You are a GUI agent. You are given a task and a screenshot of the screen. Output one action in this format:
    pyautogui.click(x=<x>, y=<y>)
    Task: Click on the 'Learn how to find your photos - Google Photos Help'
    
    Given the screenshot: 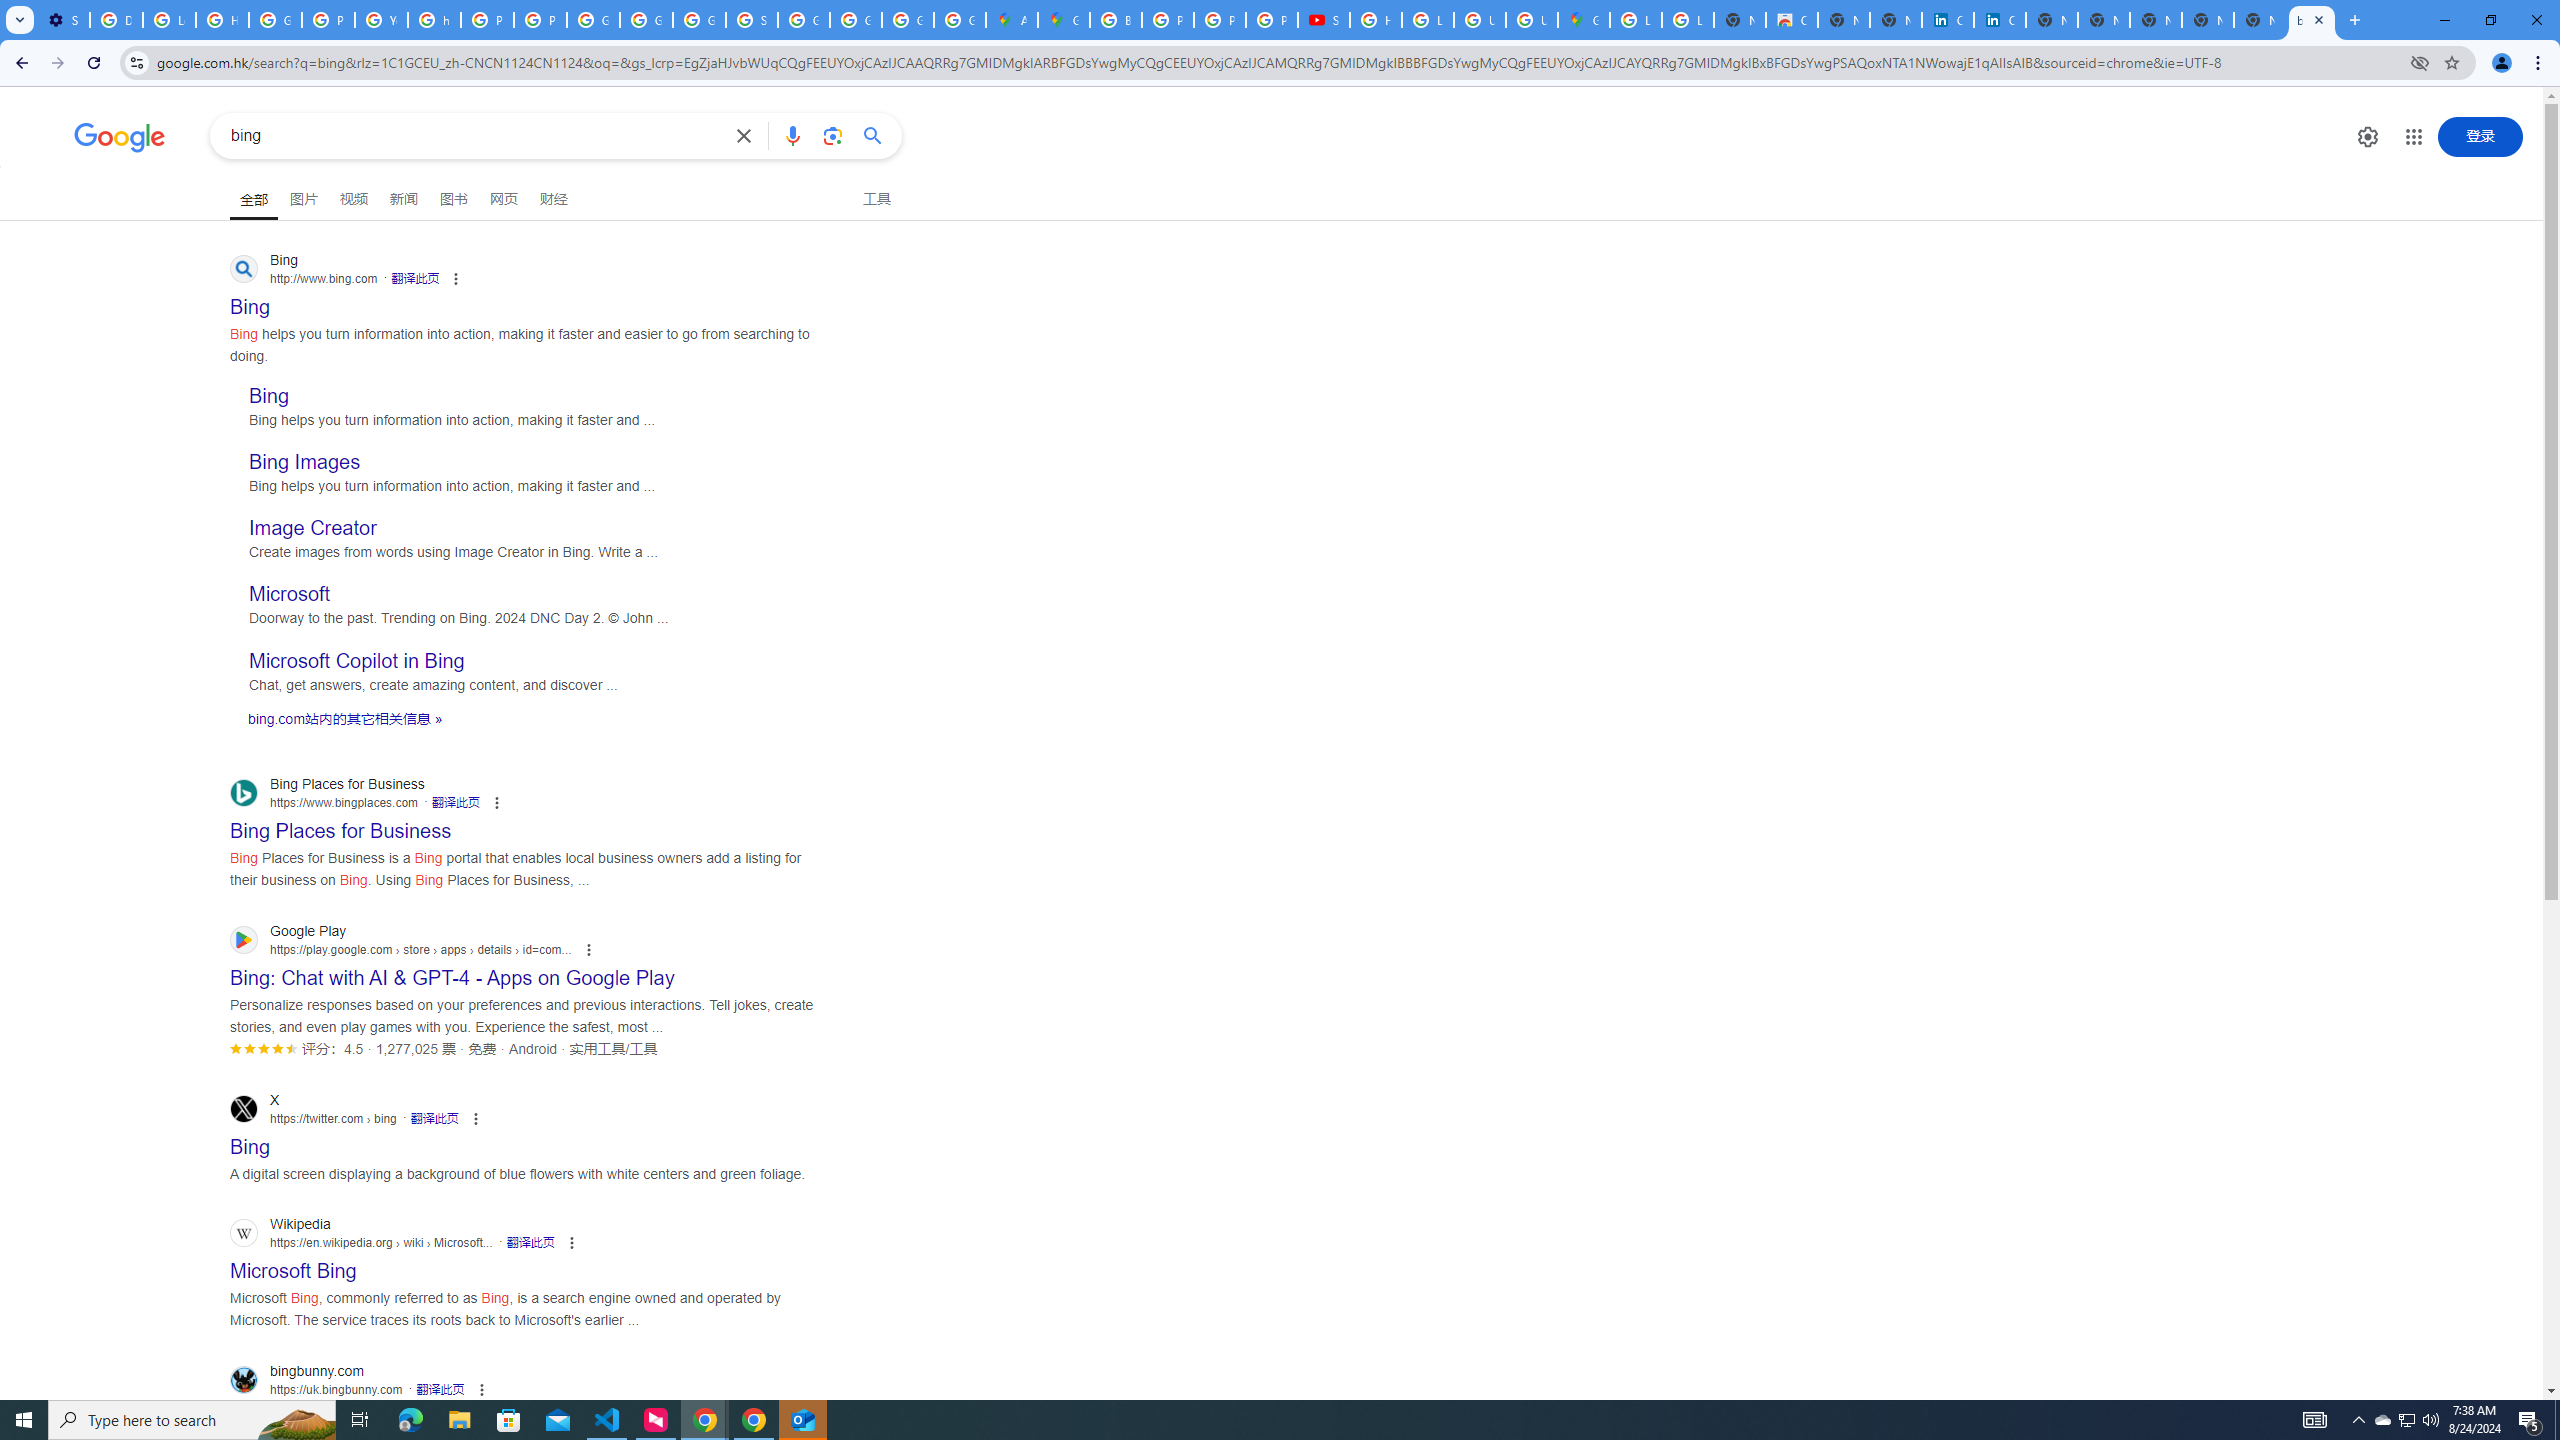 What is the action you would take?
    pyautogui.click(x=167, y=19)
    